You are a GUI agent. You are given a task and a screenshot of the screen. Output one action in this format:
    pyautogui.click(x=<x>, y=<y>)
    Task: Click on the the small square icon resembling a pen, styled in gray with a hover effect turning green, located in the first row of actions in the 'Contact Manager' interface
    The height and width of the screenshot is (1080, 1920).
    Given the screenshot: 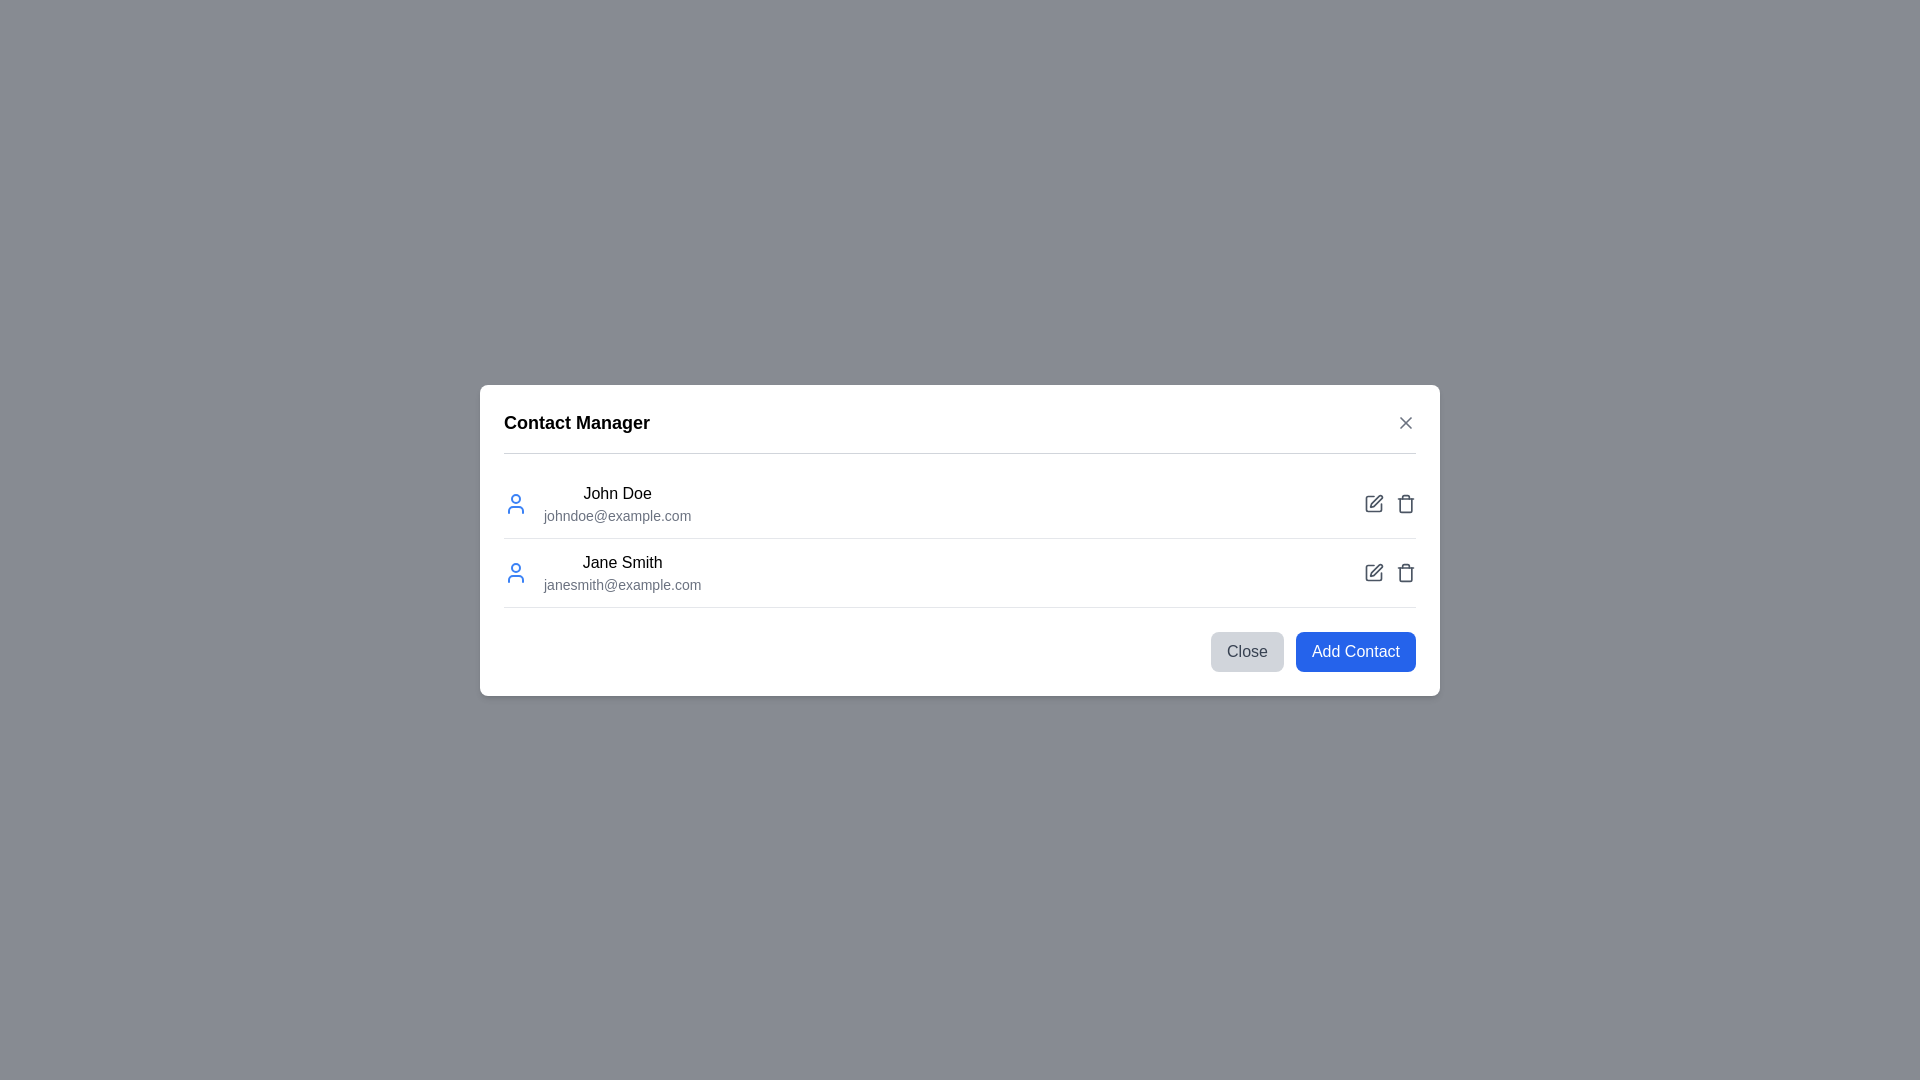 What is the action you would take?
    pyautogui.click(x=1372, y=502)
    